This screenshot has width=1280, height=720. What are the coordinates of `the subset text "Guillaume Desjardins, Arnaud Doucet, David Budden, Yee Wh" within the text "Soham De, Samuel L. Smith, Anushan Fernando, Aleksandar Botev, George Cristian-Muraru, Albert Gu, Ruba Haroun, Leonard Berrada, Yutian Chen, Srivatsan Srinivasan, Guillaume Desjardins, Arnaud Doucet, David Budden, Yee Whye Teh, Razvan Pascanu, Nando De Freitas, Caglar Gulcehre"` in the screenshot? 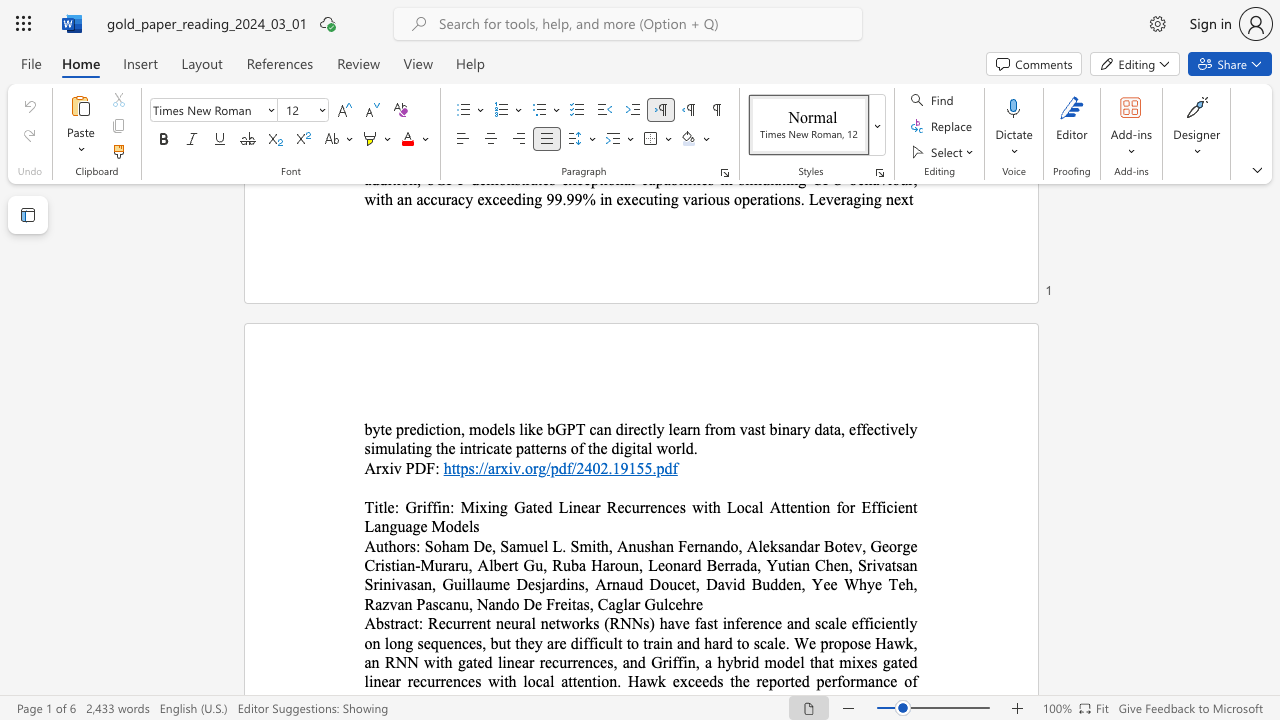 It's located at (441, 584).